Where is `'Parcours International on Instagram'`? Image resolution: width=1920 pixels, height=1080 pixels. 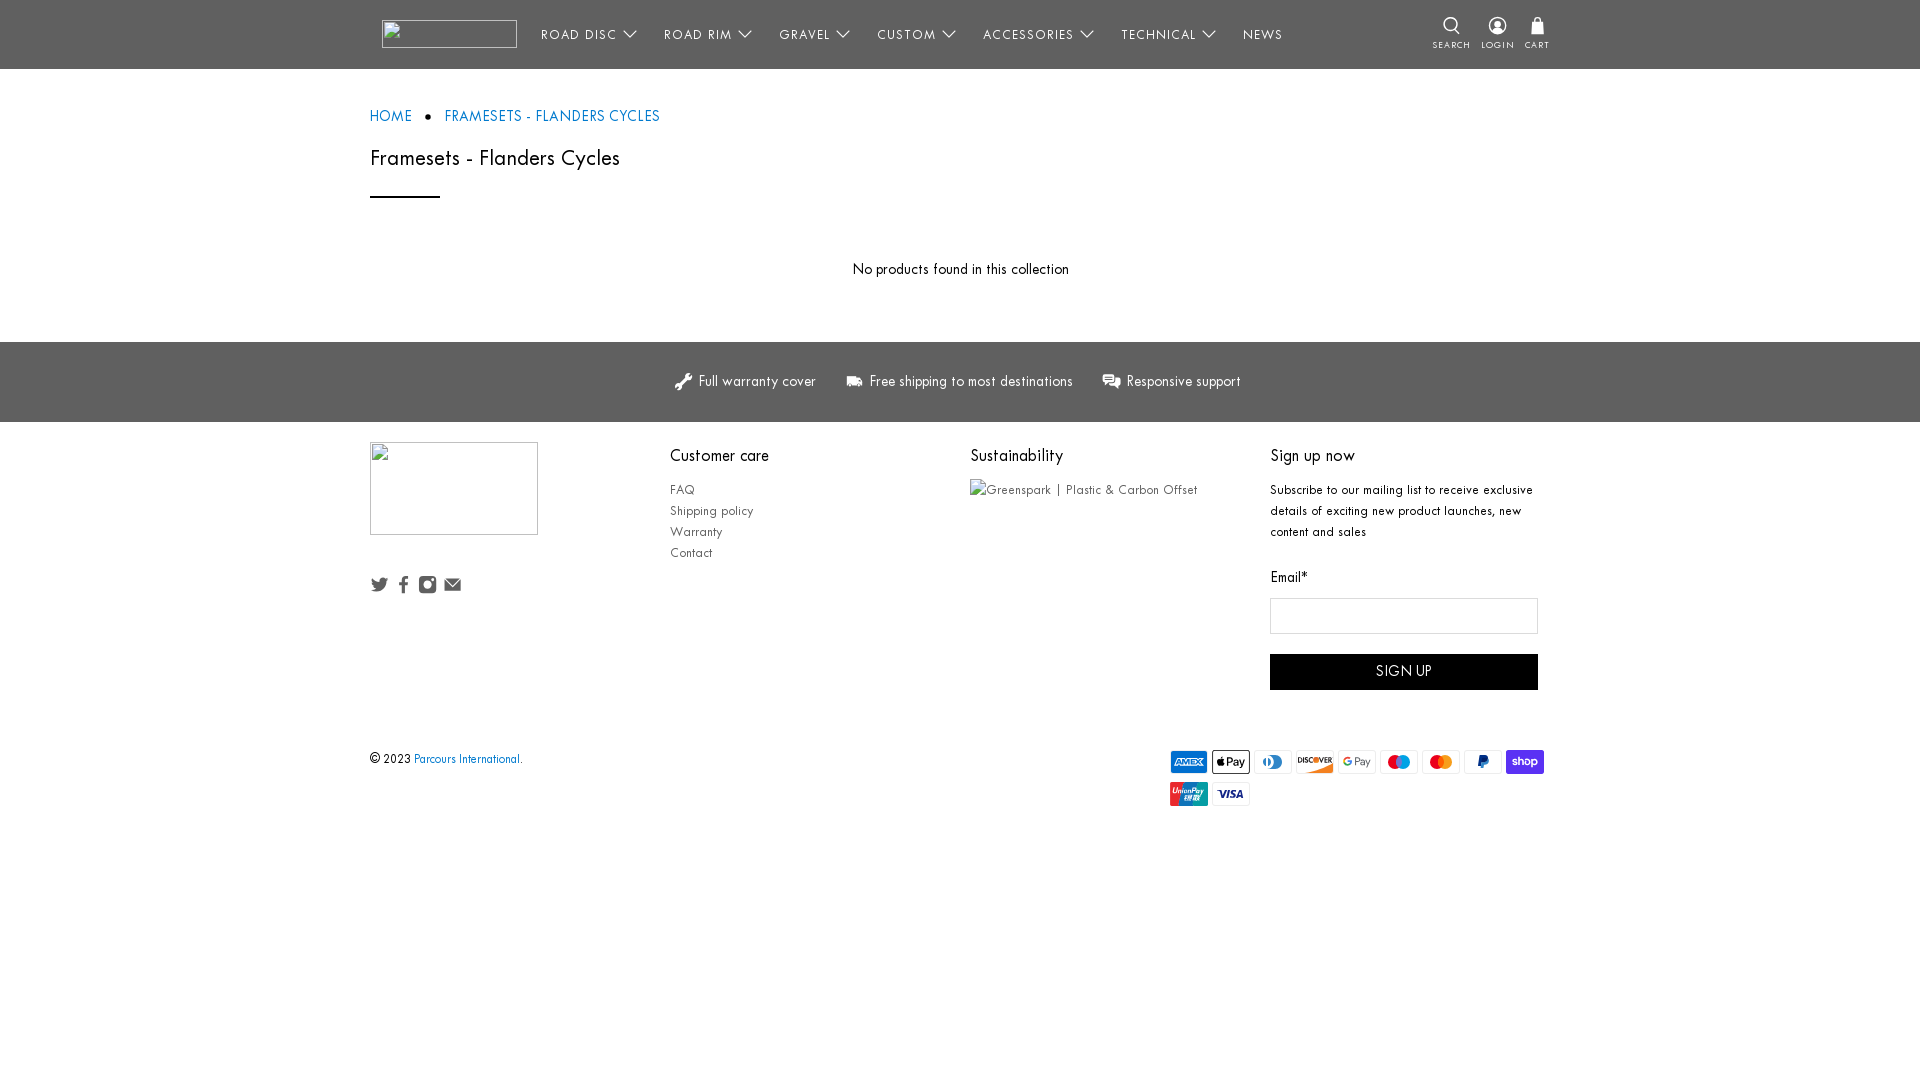 'Parcours International on Instagram' is located at coordinates (426, 588).